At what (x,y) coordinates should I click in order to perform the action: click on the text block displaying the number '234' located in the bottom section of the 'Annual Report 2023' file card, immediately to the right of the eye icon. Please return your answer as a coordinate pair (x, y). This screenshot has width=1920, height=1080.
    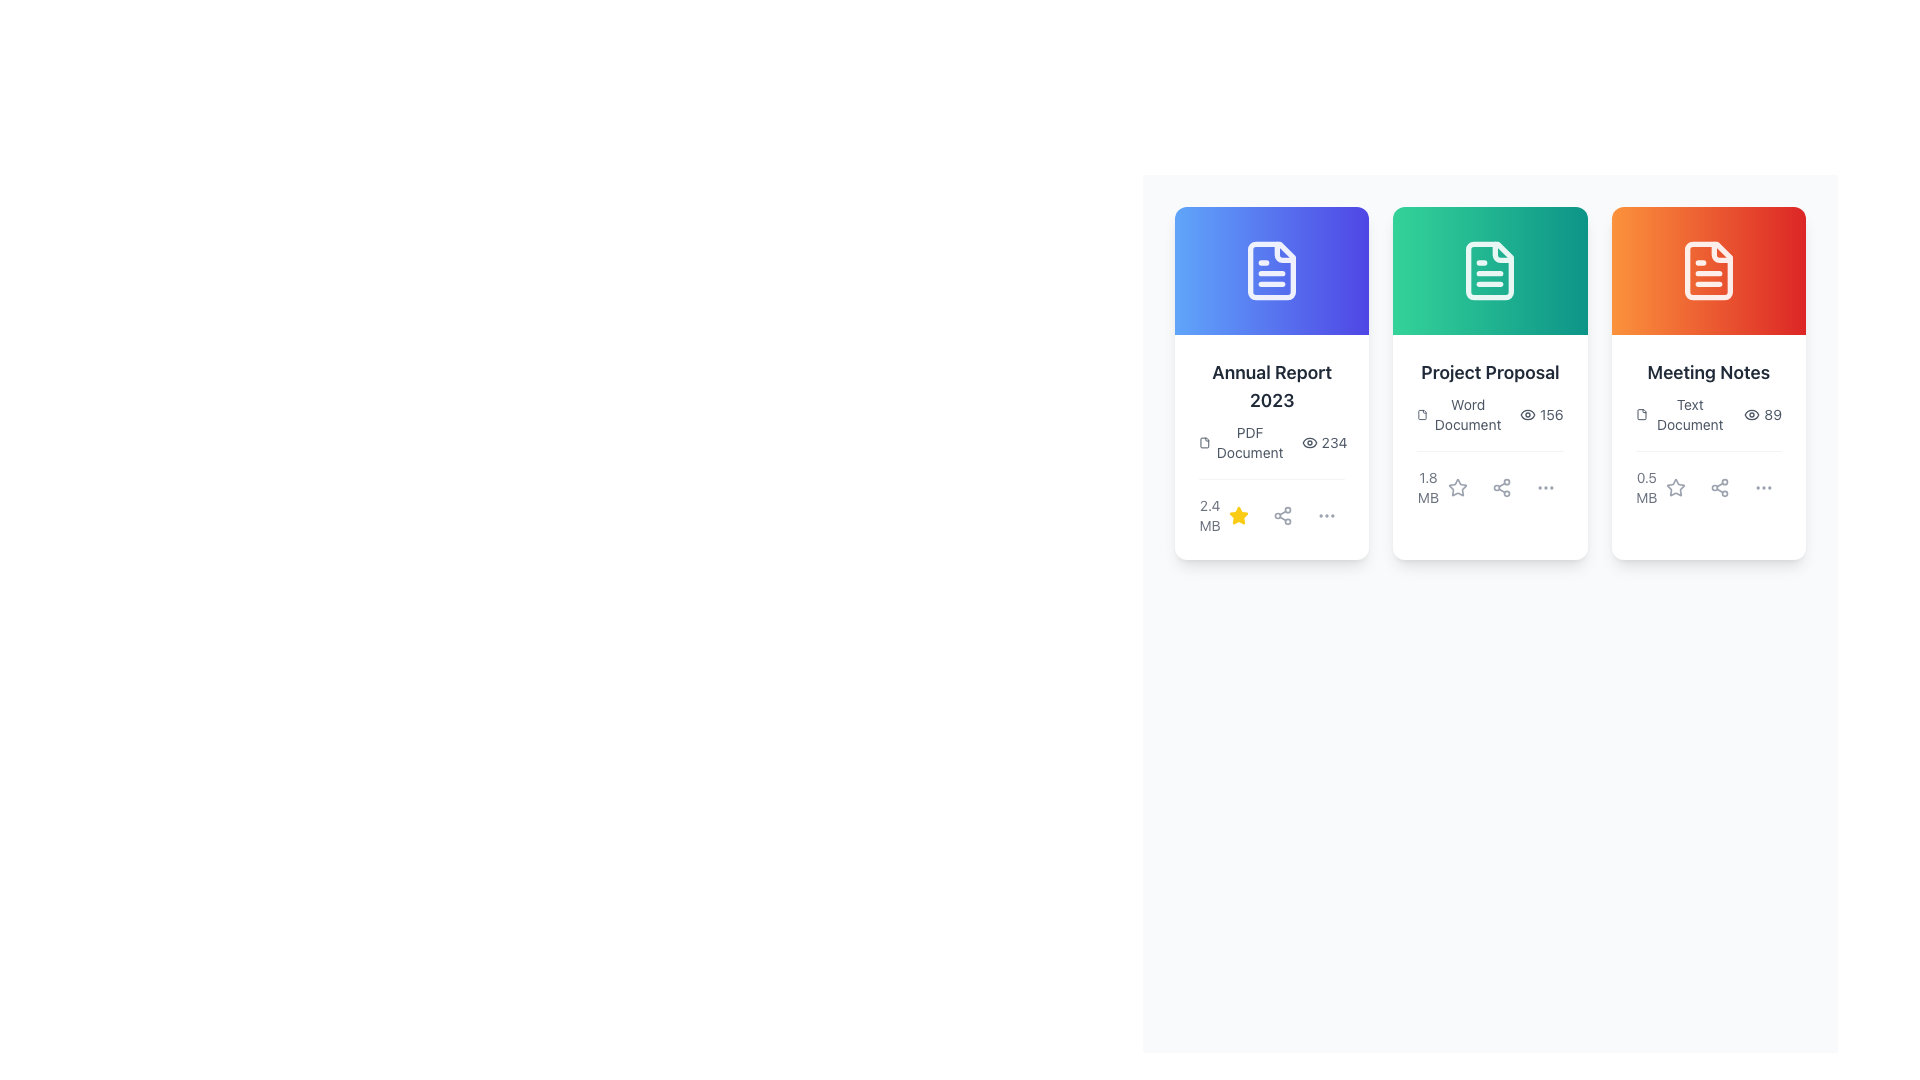
    Looking at the image, I should click on (1324, 442).